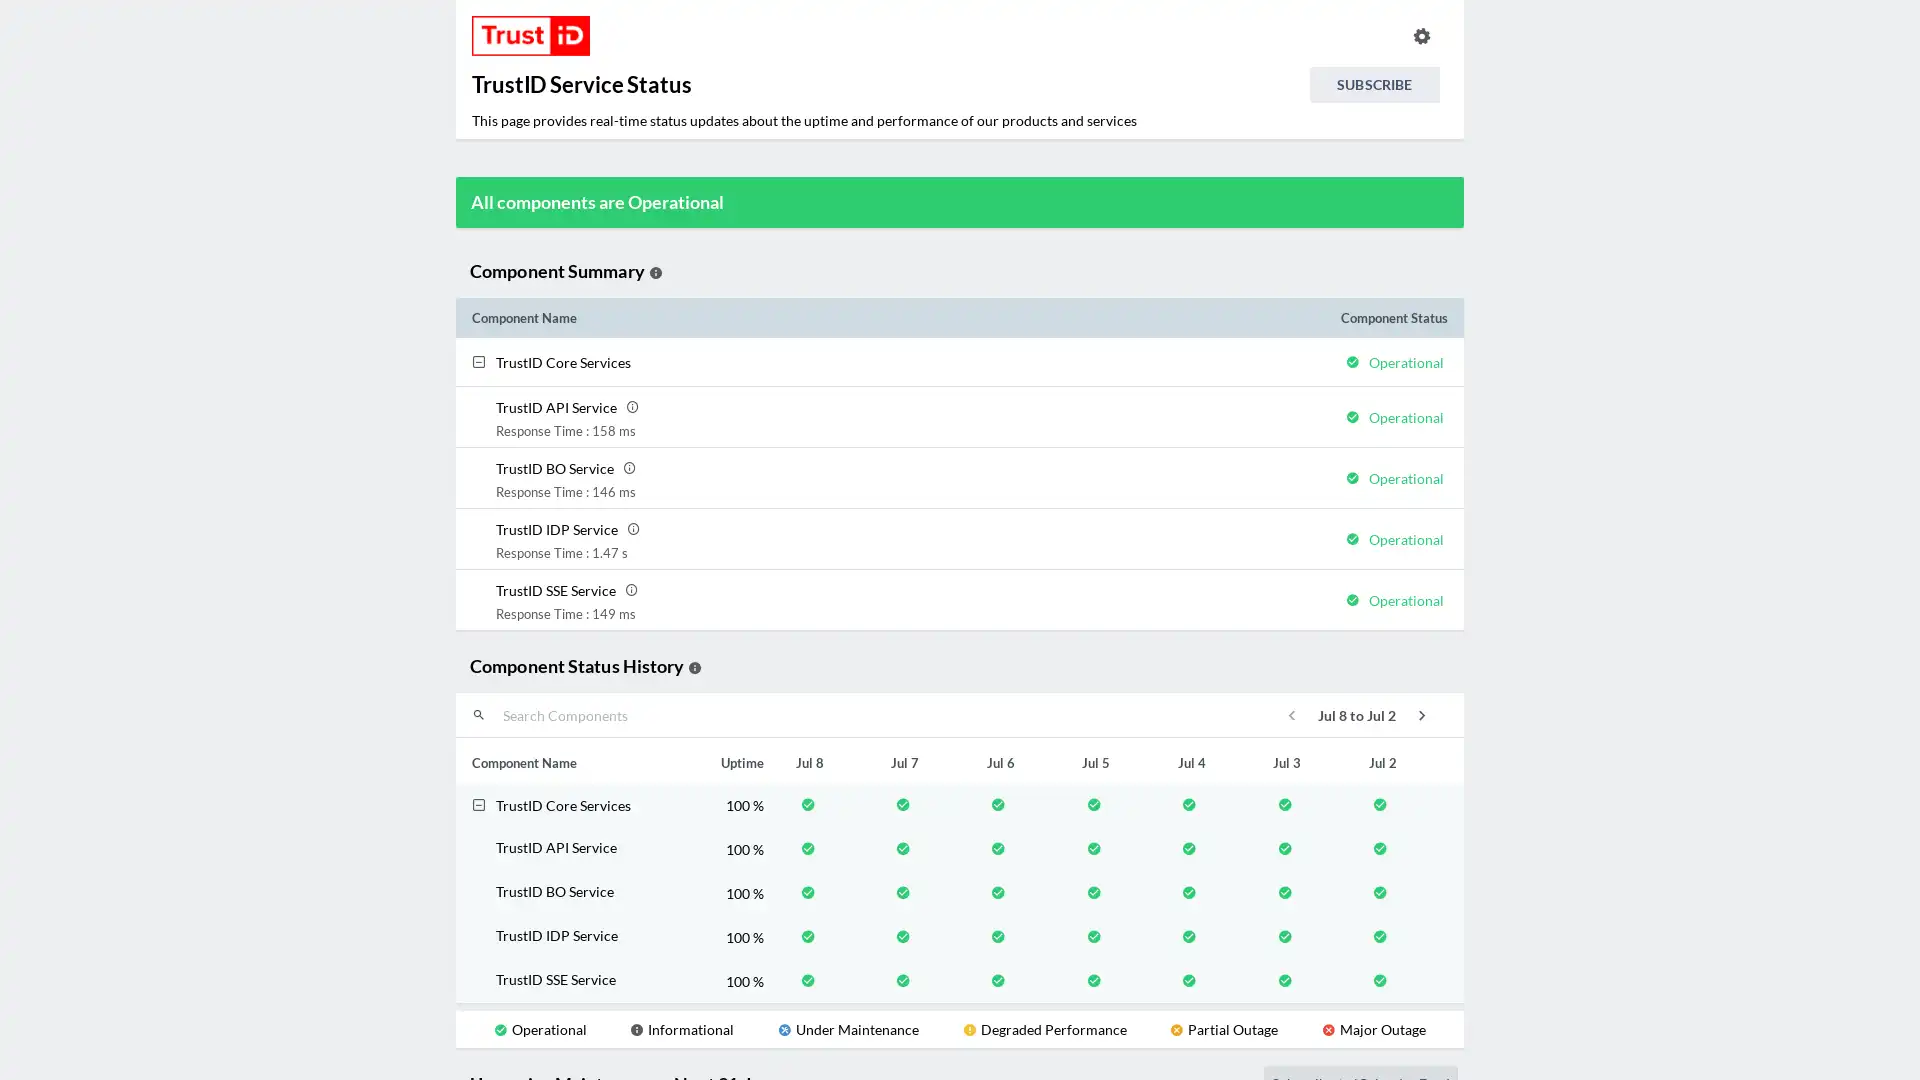  Describe the element at coordinates (960, 892) in the screenshot. I see `TrustID BO Service 100 %` at that location.